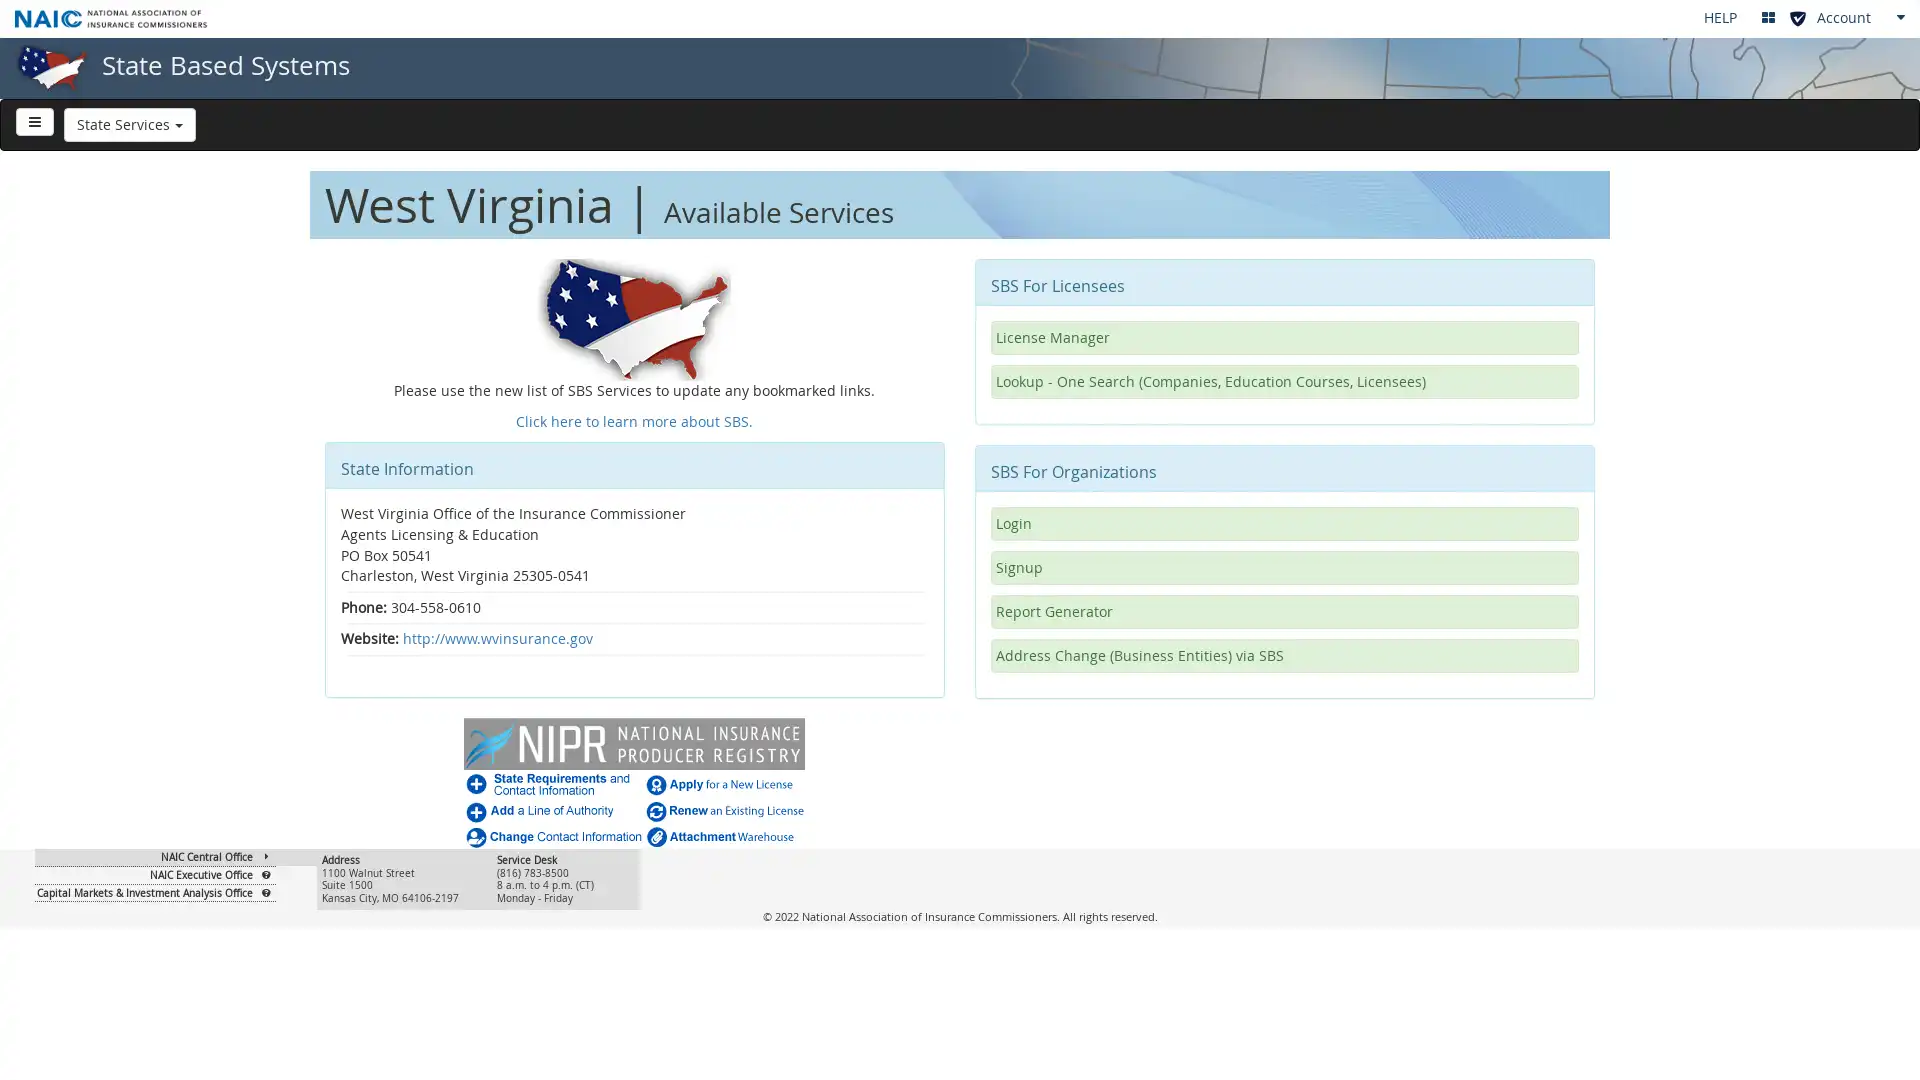  Describe the element at coordinates (128, 123) in the screenshot. I see `State Services` at that location.